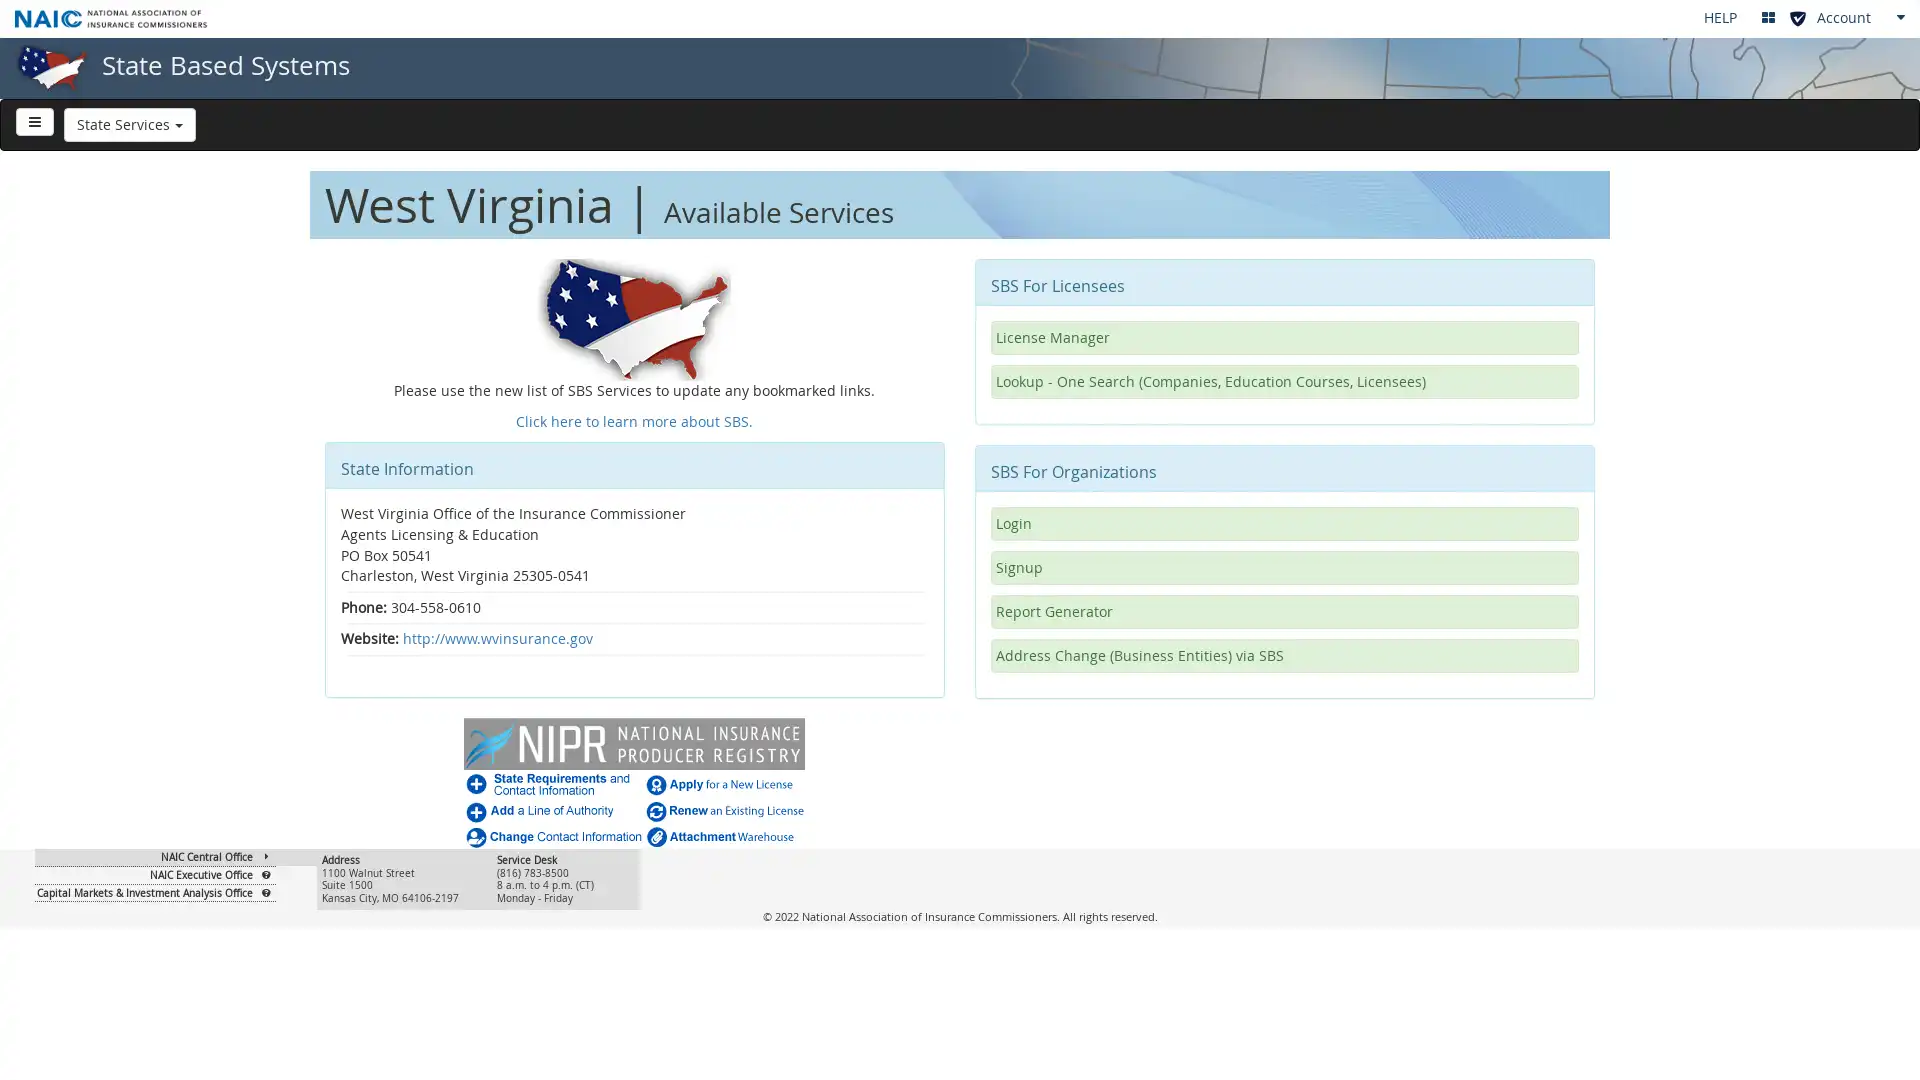  Describe the element at coordinates (128, 123) in the screenshot. I see `State Services` at that location.